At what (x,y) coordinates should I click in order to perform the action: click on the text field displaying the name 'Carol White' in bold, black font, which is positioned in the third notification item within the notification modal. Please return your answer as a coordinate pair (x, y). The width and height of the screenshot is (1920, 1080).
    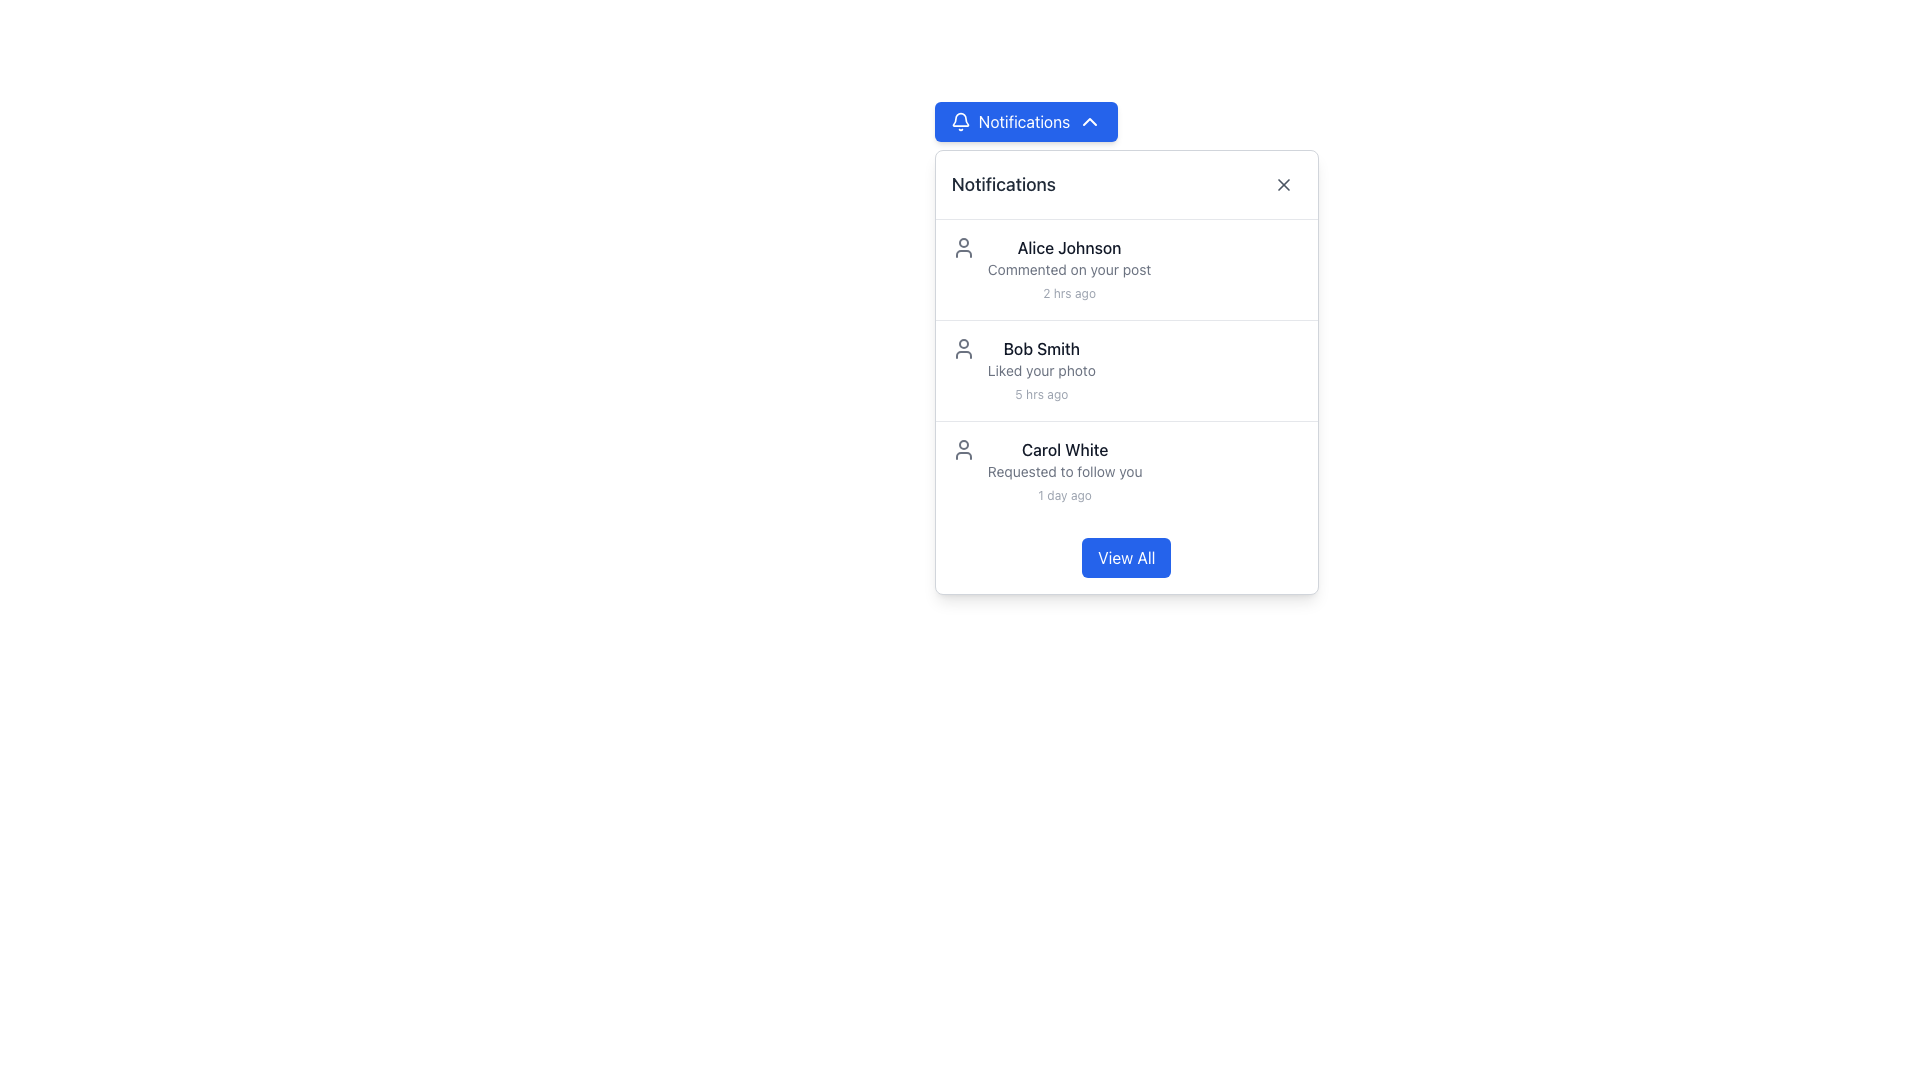
    Looking at the image, I should click on (1064, 450).